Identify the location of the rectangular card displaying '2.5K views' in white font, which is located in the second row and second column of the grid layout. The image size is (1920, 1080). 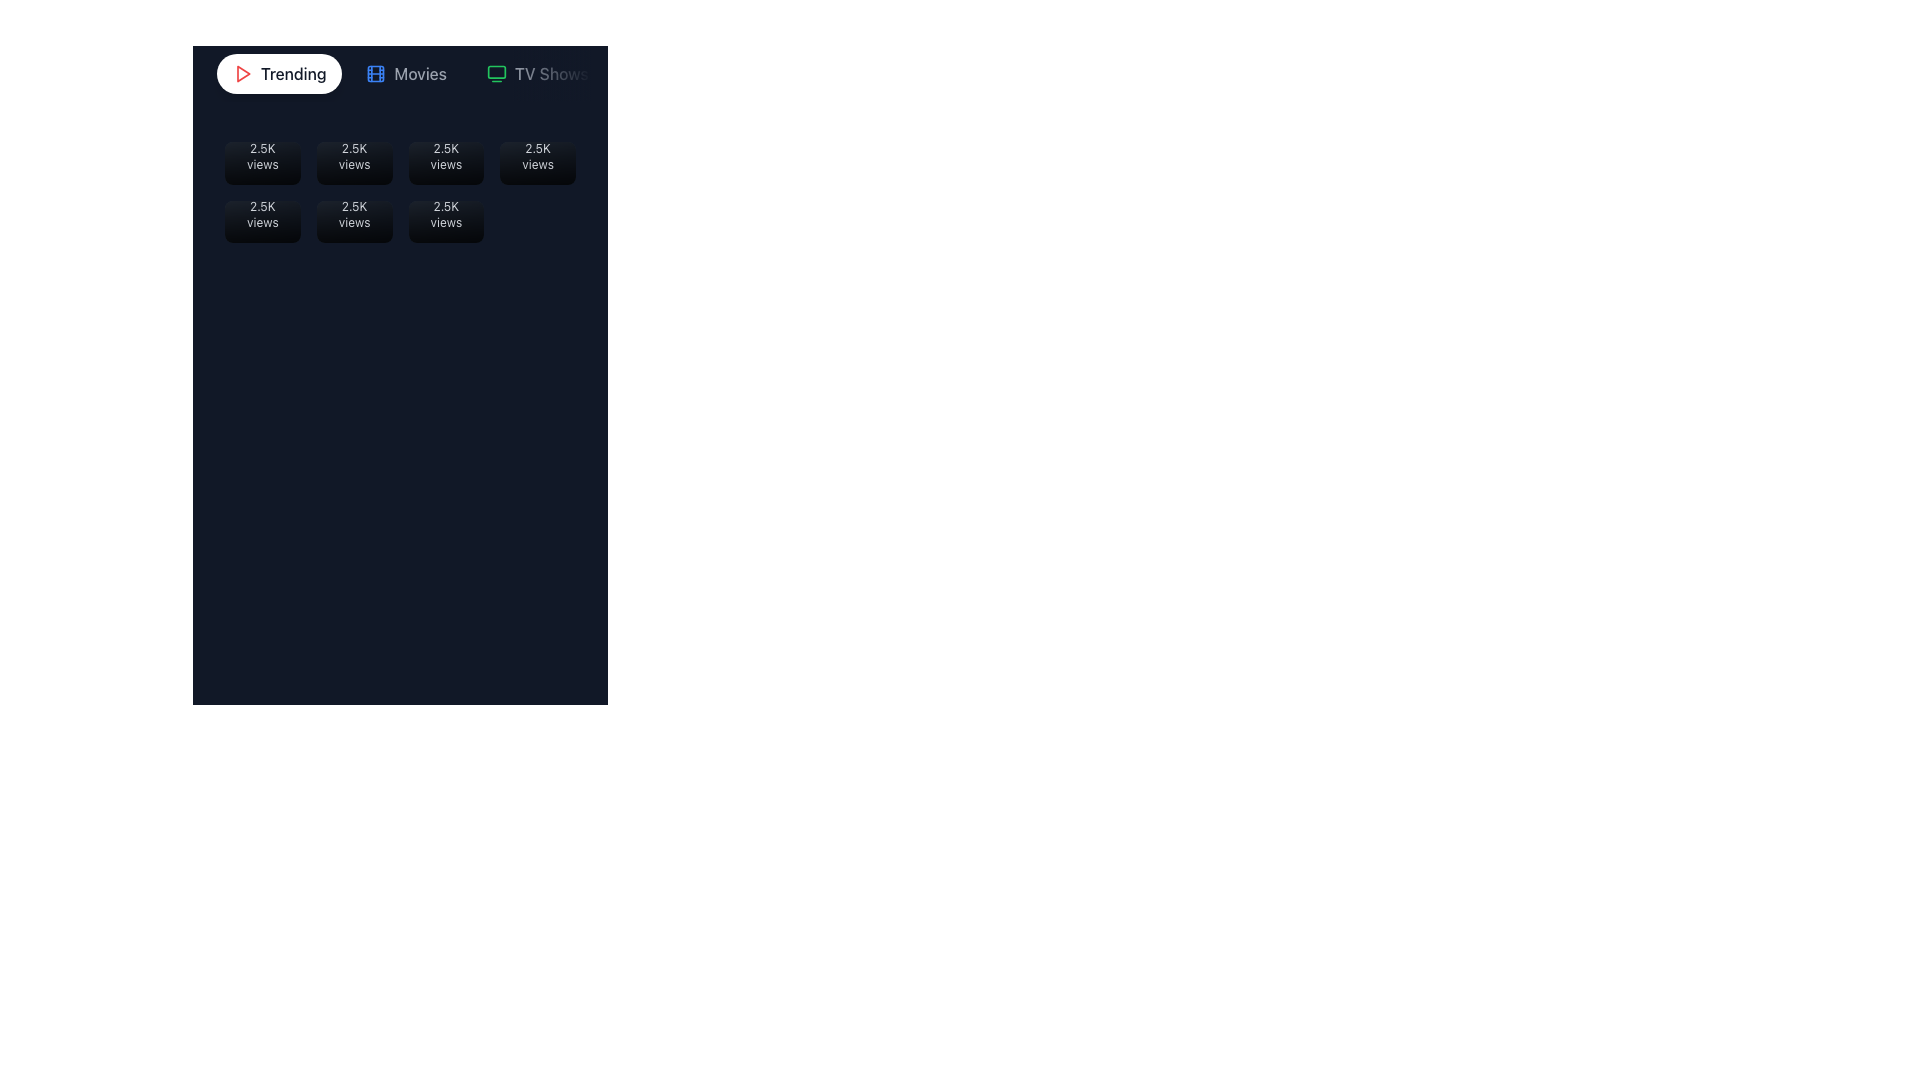
(354, 221).